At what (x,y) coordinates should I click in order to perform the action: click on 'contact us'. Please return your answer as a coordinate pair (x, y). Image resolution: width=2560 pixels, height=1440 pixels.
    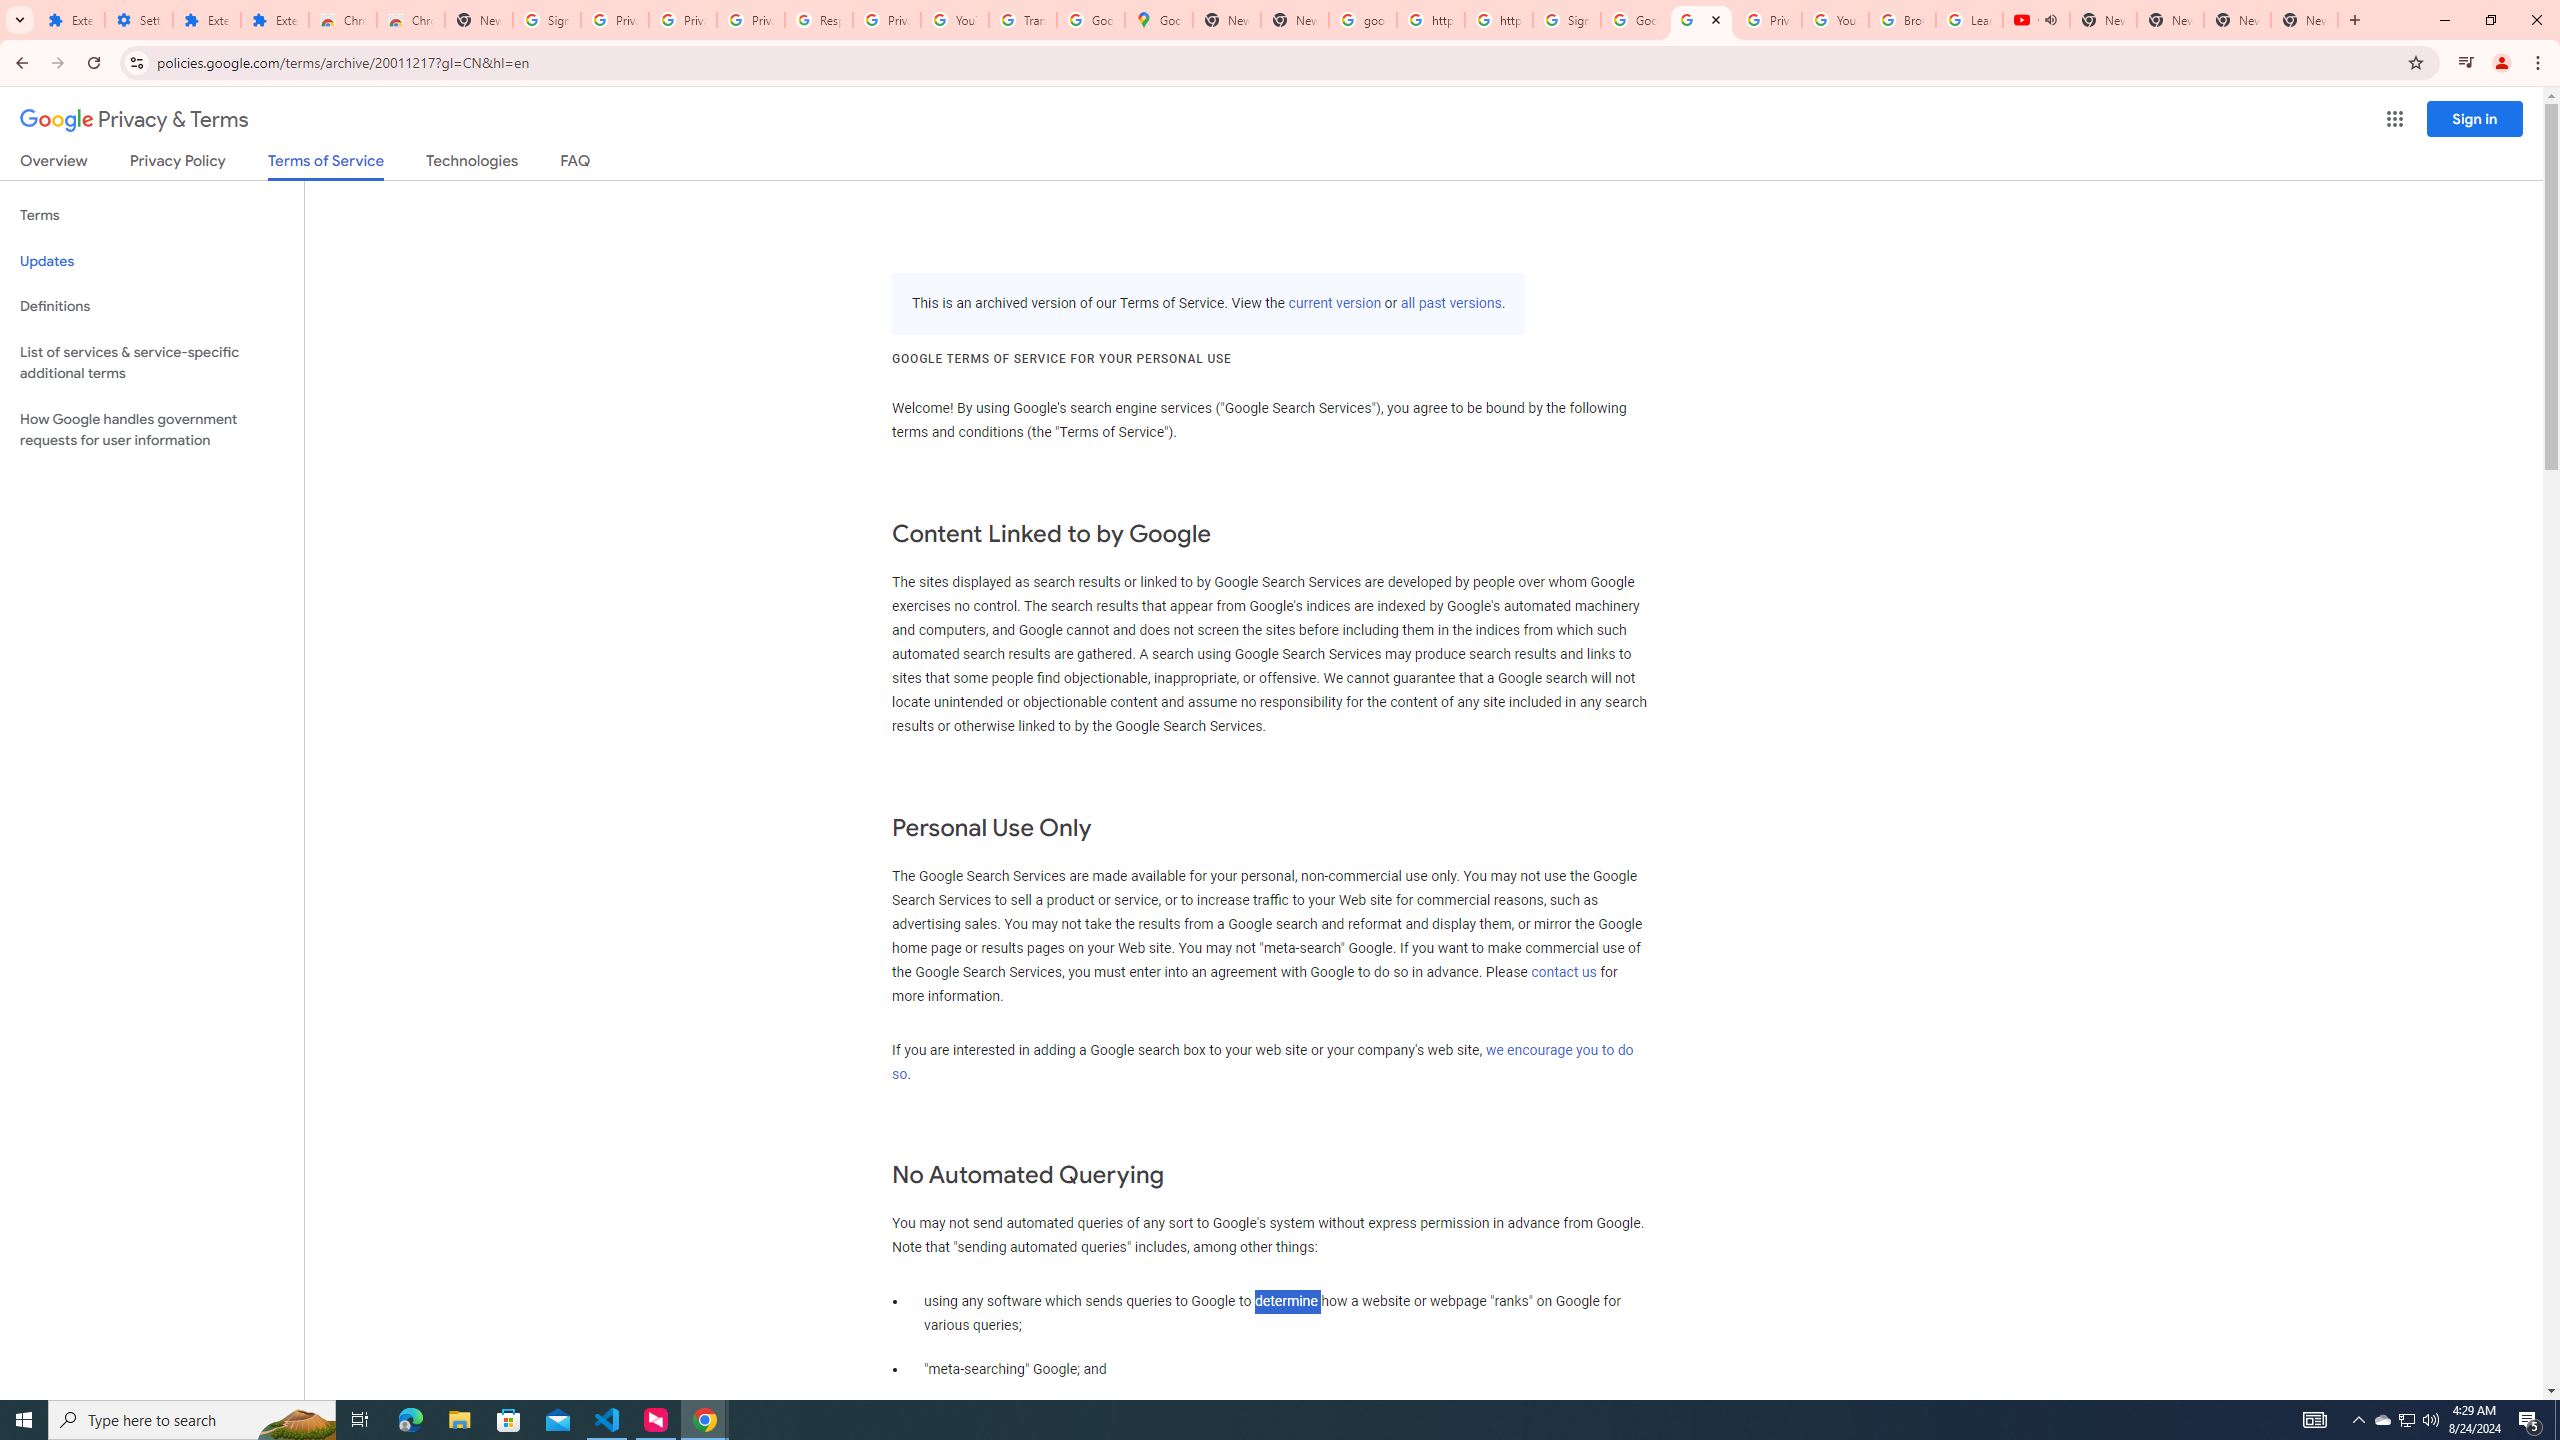
    Looking at the image, I should click on (1564, 972).